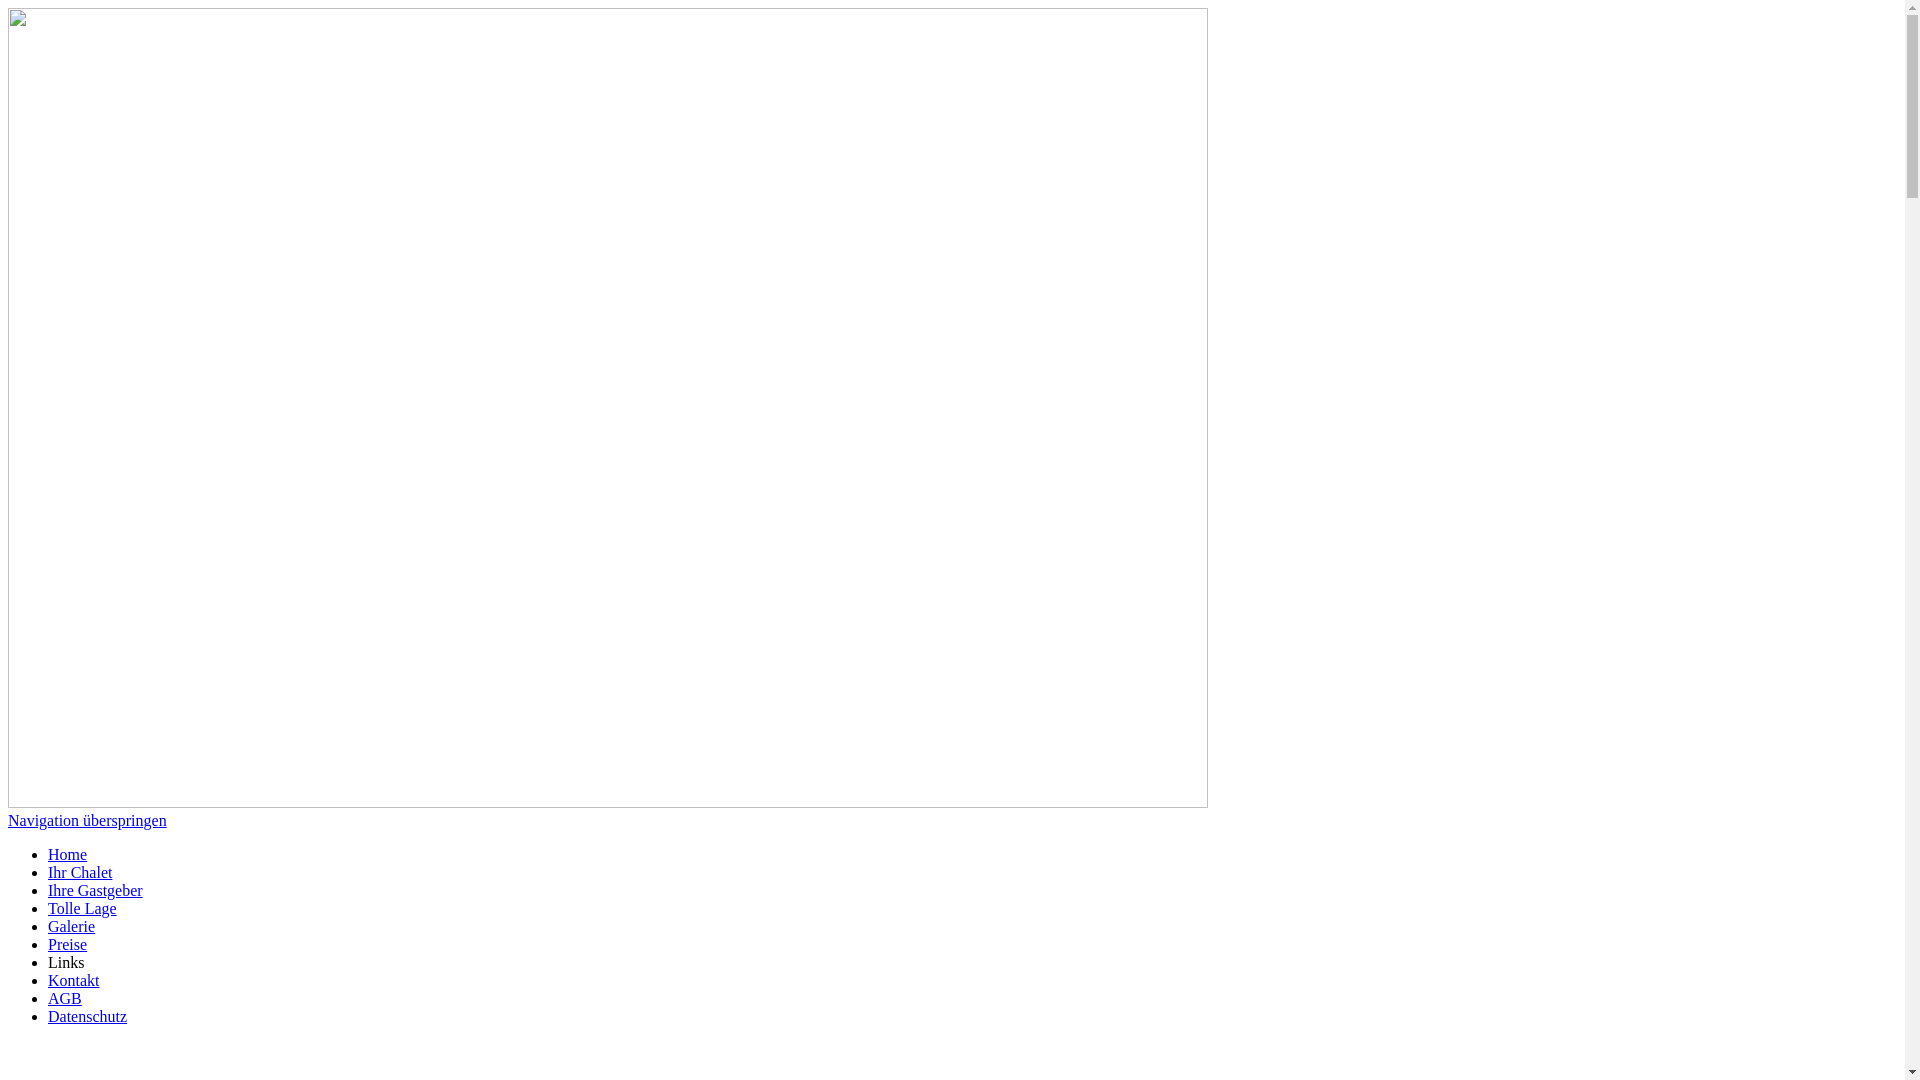 The image size is (1920, 1080). I want to click on 'Preise', so click(67, 944).